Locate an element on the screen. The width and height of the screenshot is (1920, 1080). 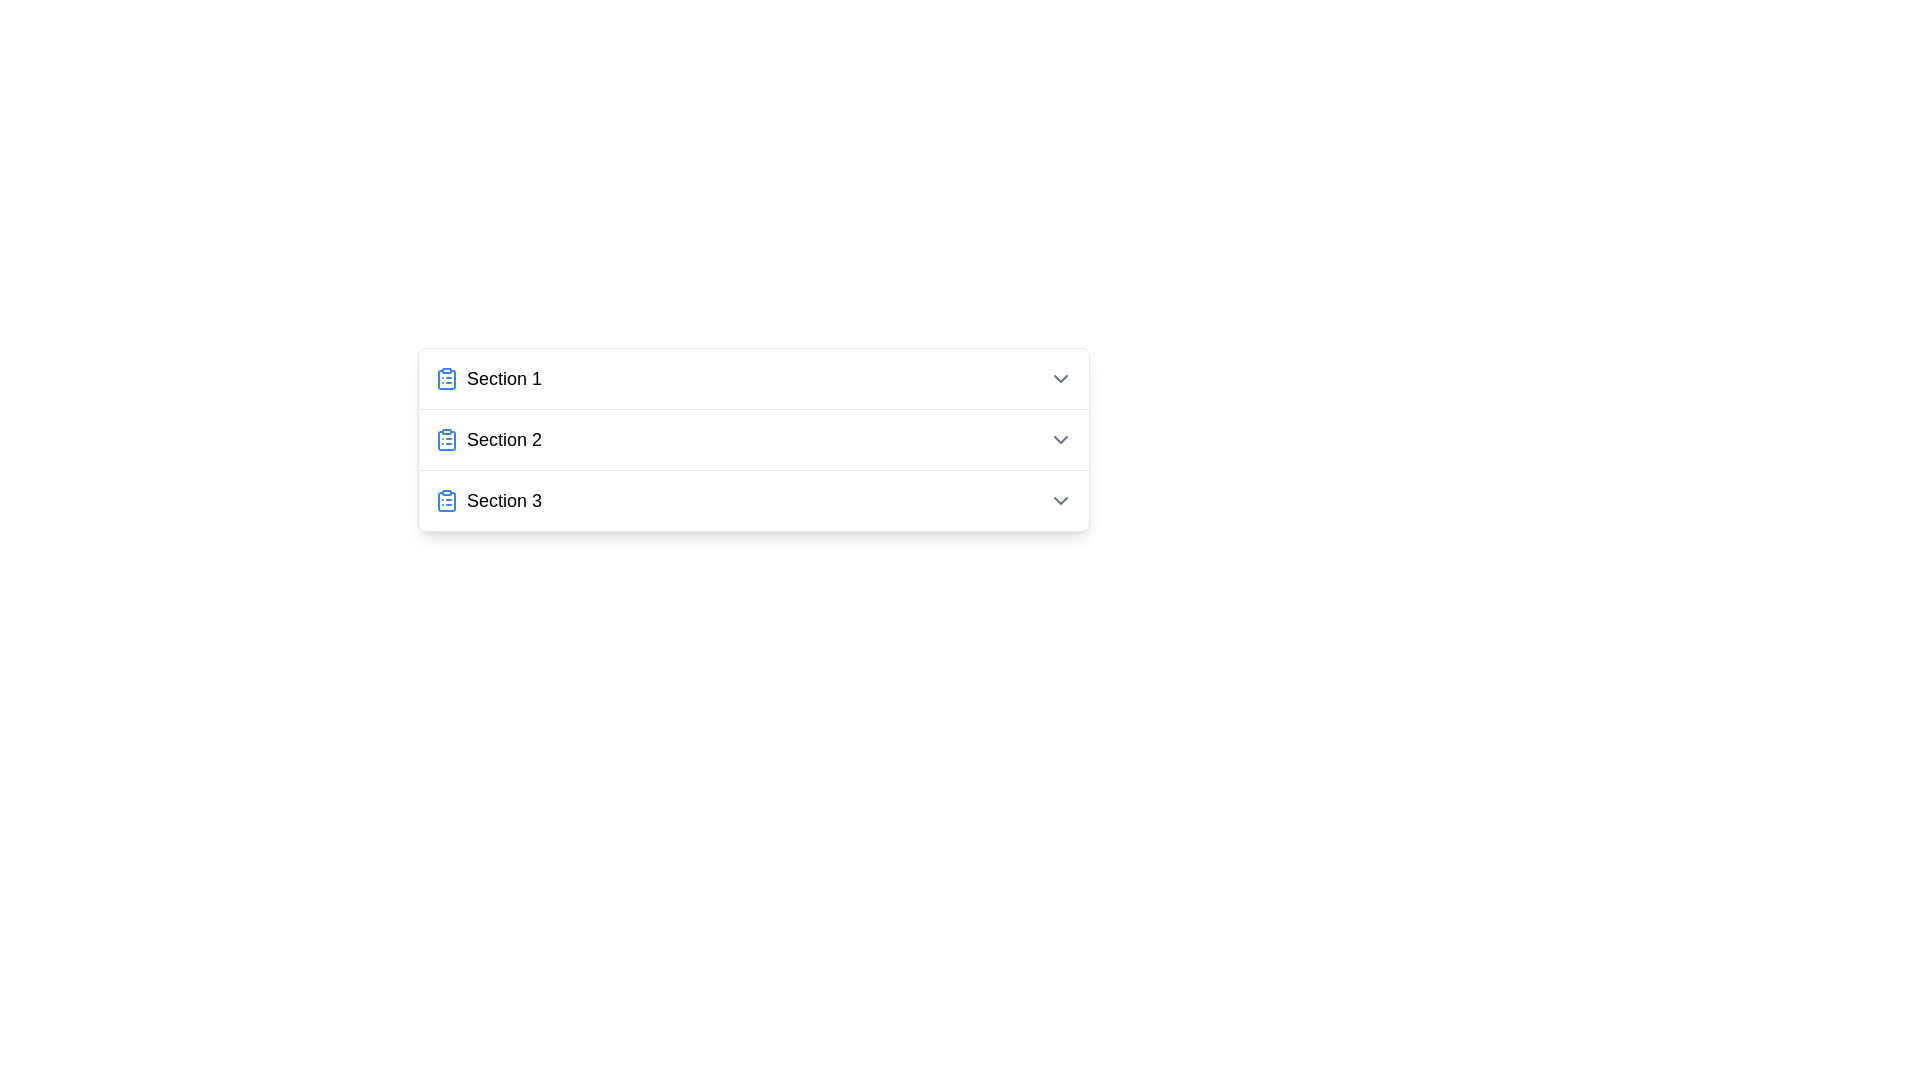
the third item is located at coordinates (752, 500).